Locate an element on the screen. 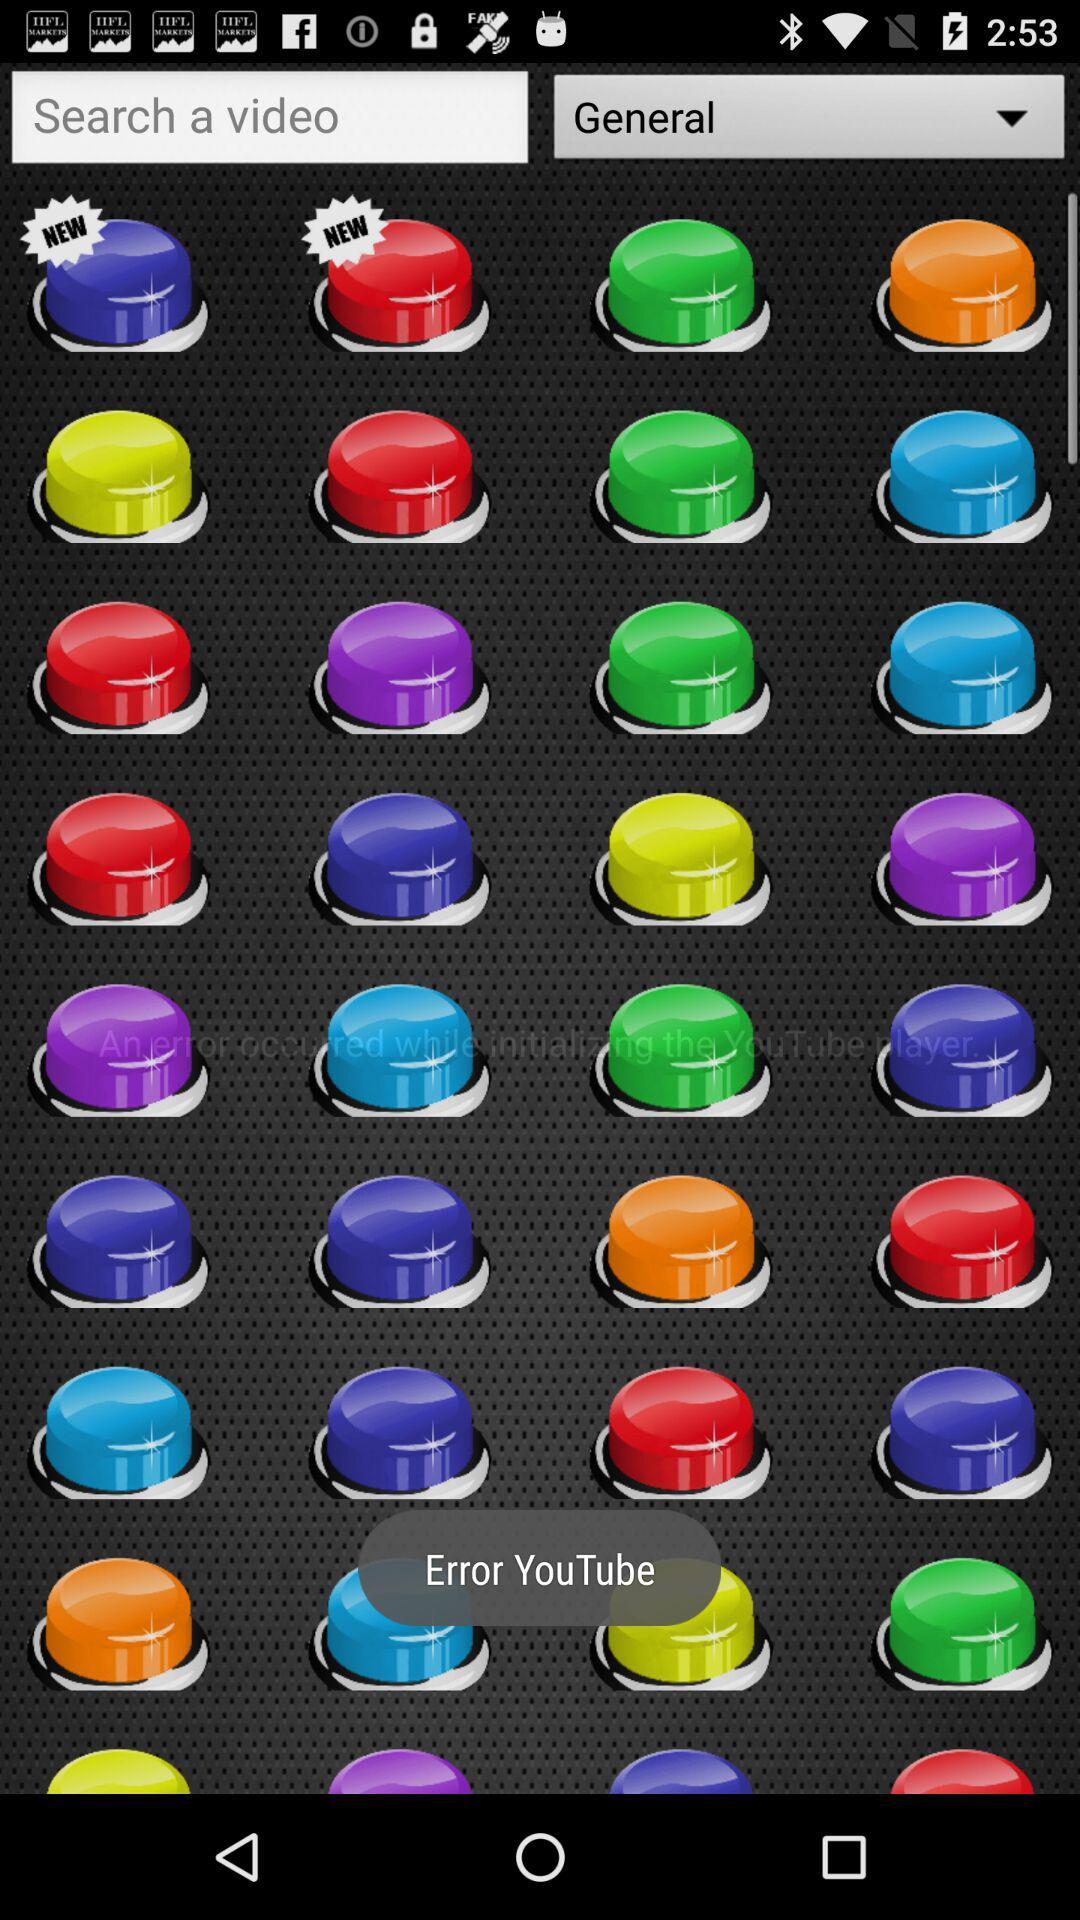 The image size is (1080, 1920). what to search is located at coordinates (270, 121).